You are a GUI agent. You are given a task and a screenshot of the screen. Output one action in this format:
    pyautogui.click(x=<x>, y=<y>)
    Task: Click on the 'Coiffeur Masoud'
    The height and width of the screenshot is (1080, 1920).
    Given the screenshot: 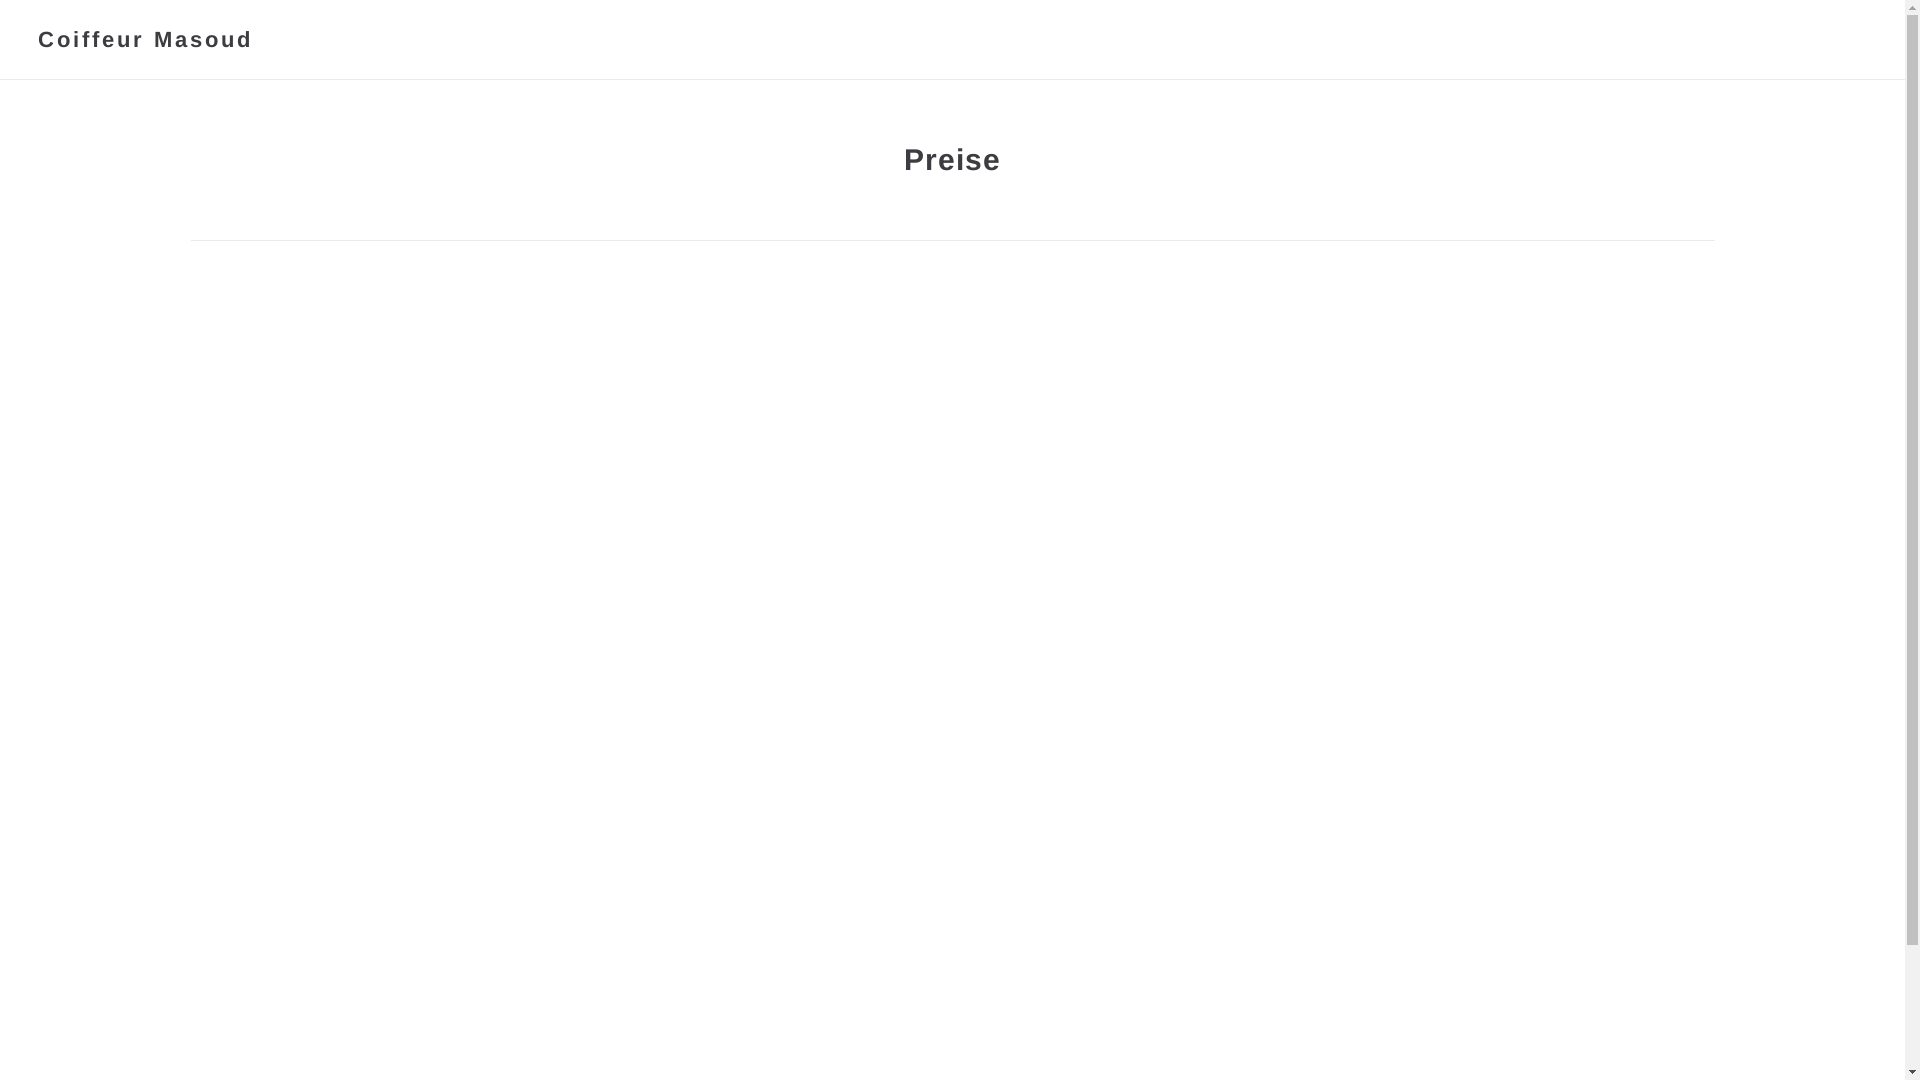 What is the action you would take?
    pyautogui.click(x=144, y=38)
    